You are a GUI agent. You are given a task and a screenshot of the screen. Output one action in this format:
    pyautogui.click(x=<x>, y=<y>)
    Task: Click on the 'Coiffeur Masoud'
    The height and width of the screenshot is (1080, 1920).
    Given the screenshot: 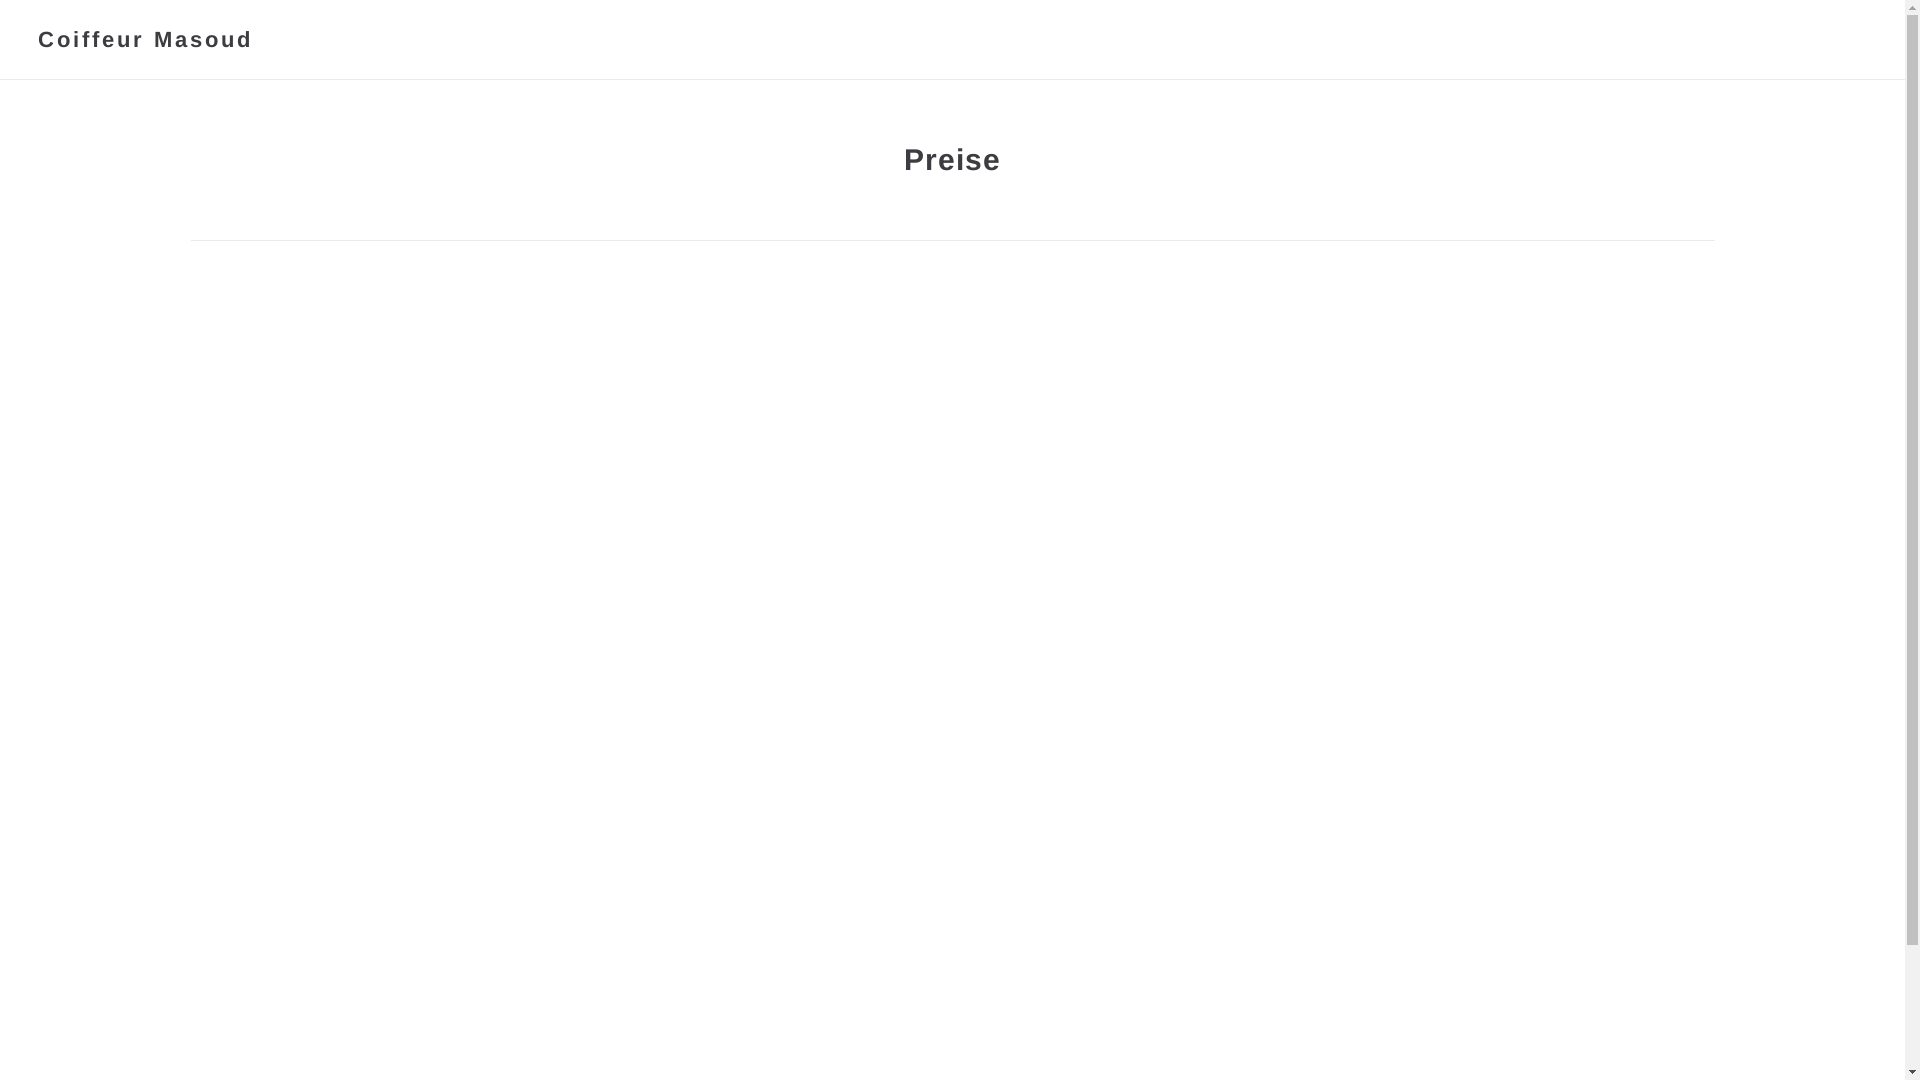 What is the action you would take?
    pyautogui.click(x=144, y=38)
    